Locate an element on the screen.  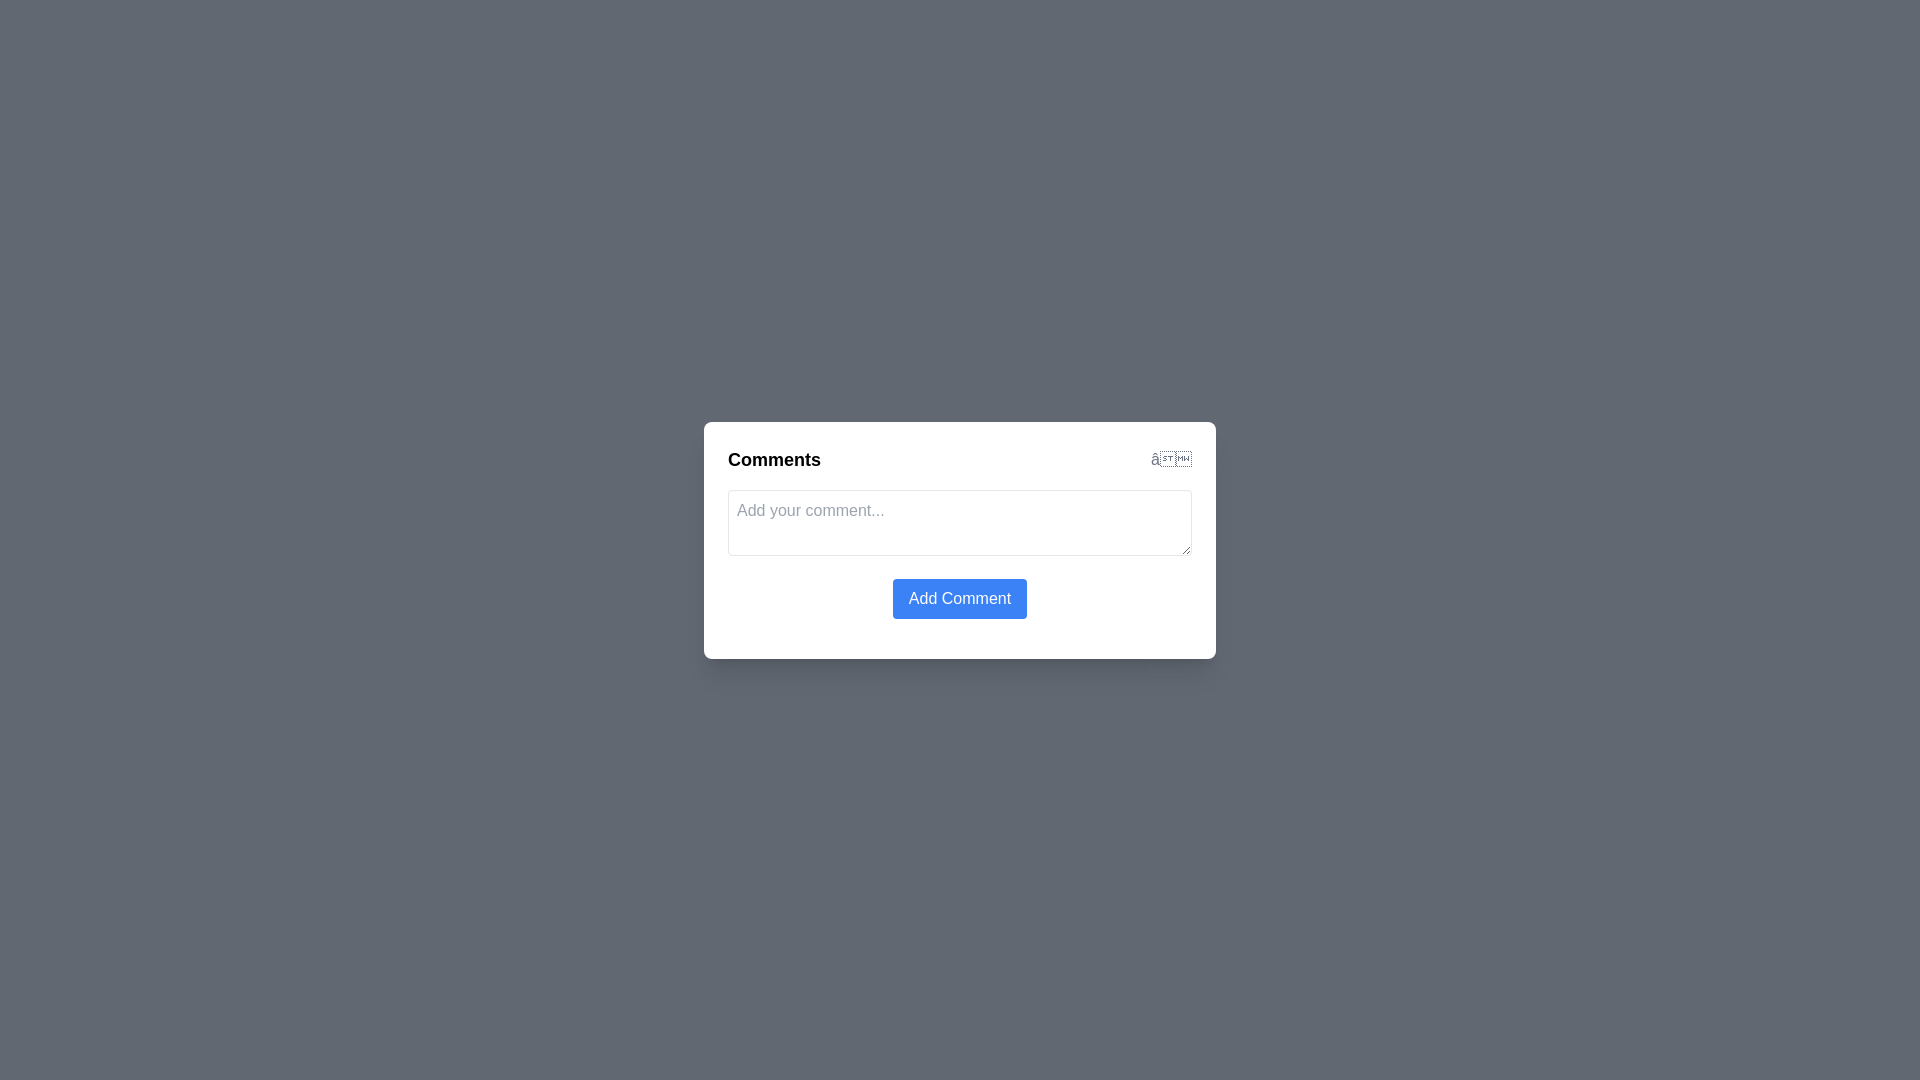
the 'Add Comment' button is located at coordinates (960, 597).